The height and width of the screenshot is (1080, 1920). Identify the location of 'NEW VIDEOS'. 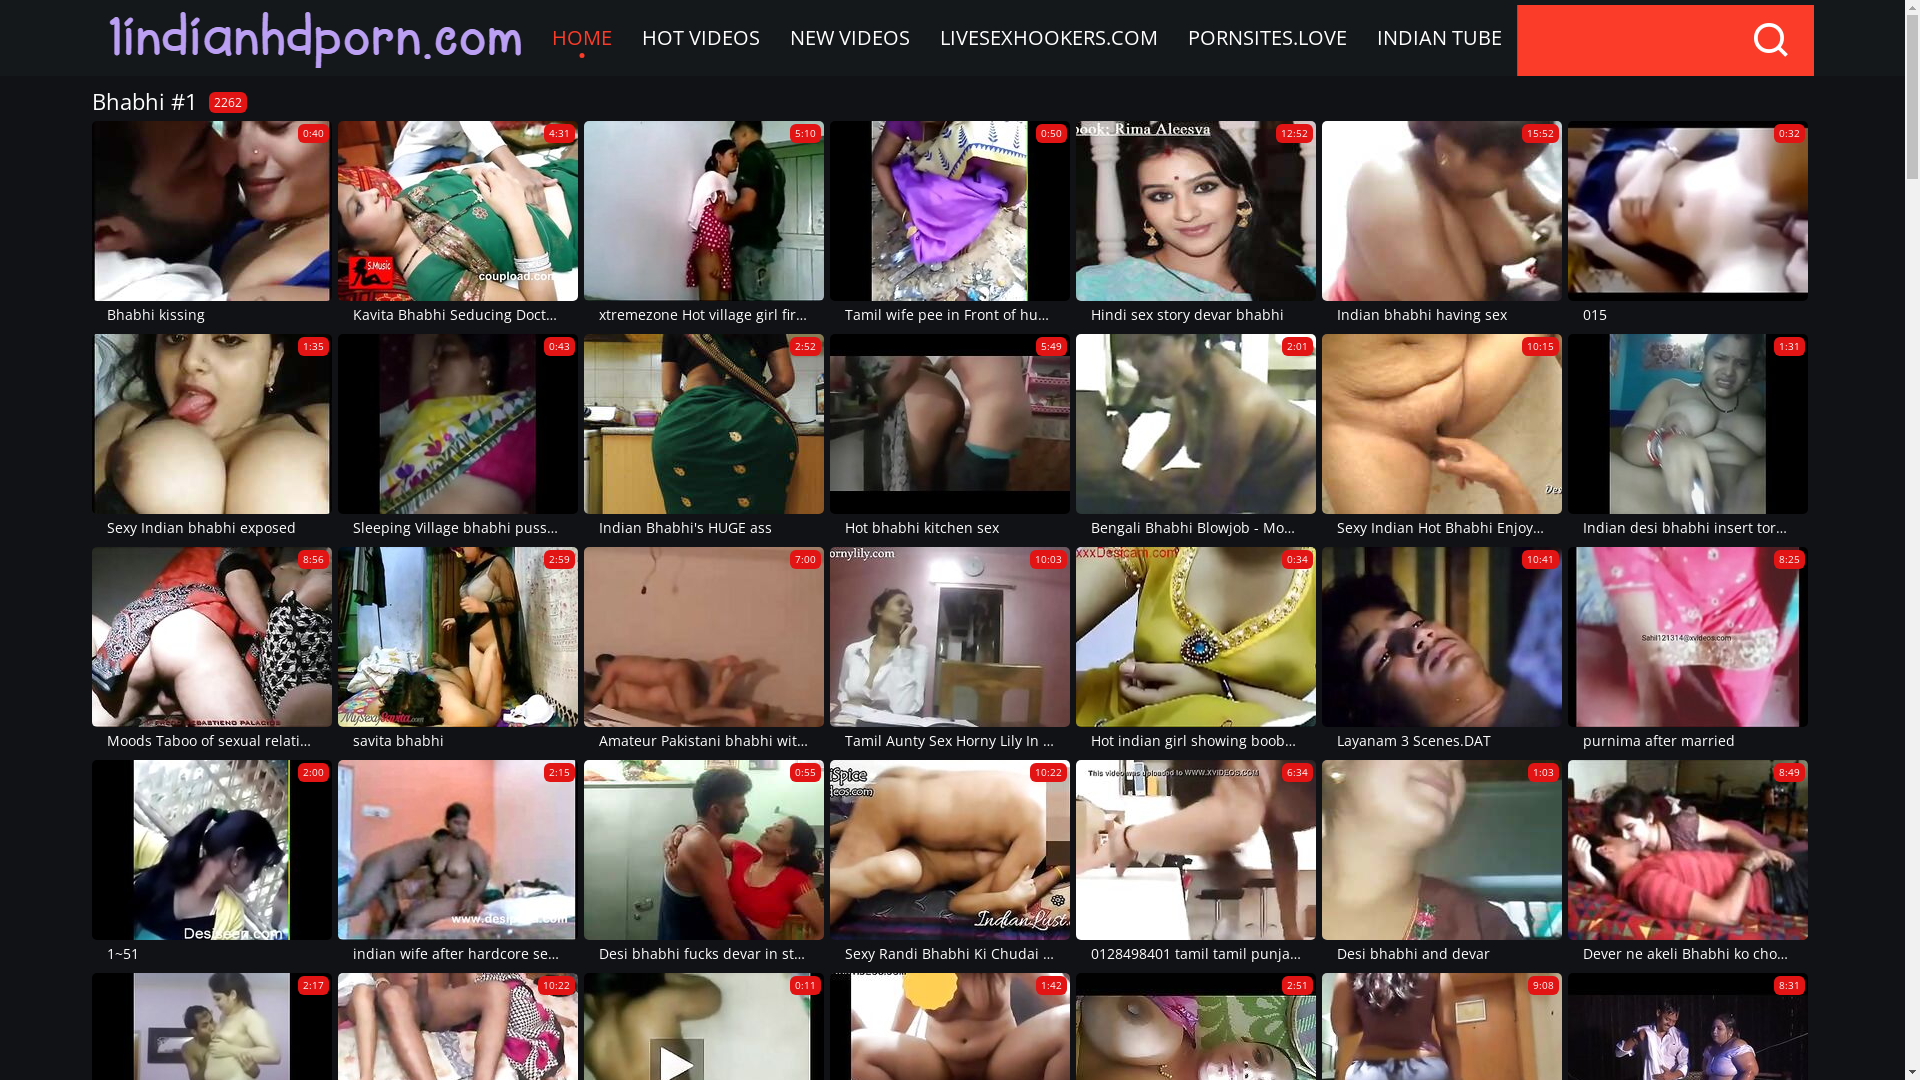
(849, 38).